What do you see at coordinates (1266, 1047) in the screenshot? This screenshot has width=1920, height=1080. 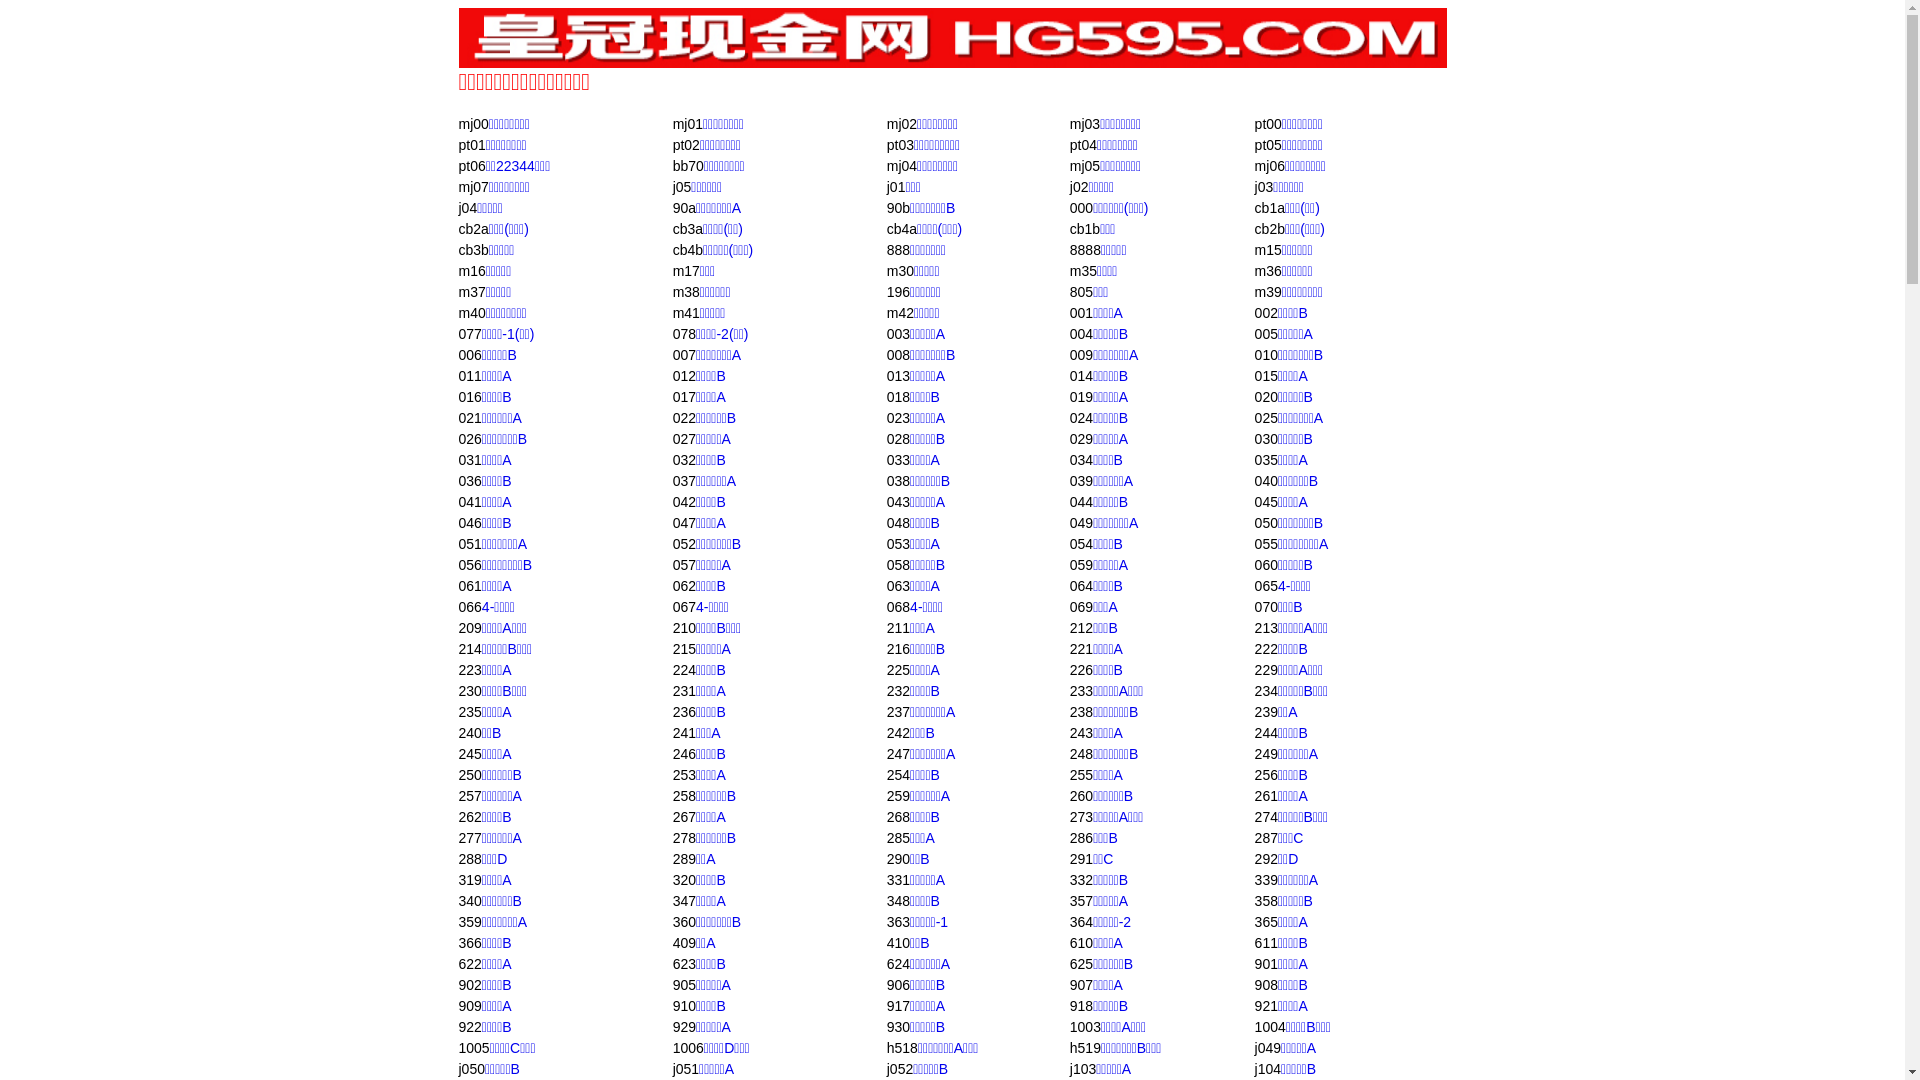 I see `'j049'` at bounding box center [1266, 1047].